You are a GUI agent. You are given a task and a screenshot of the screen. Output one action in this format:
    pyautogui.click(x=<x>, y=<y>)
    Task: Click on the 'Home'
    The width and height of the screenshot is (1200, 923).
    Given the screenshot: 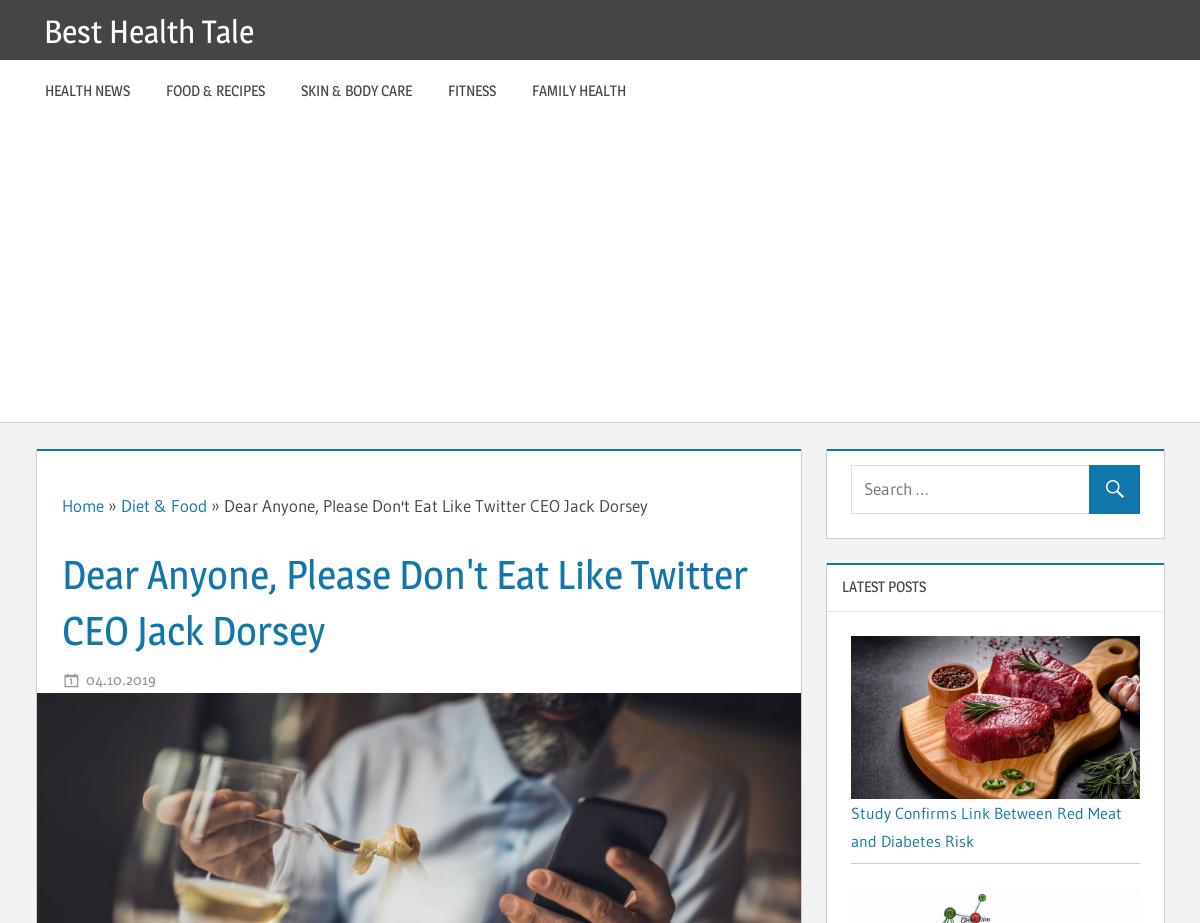 What is the action you would take?
    pyautogui.click(x=62, y=504)
    